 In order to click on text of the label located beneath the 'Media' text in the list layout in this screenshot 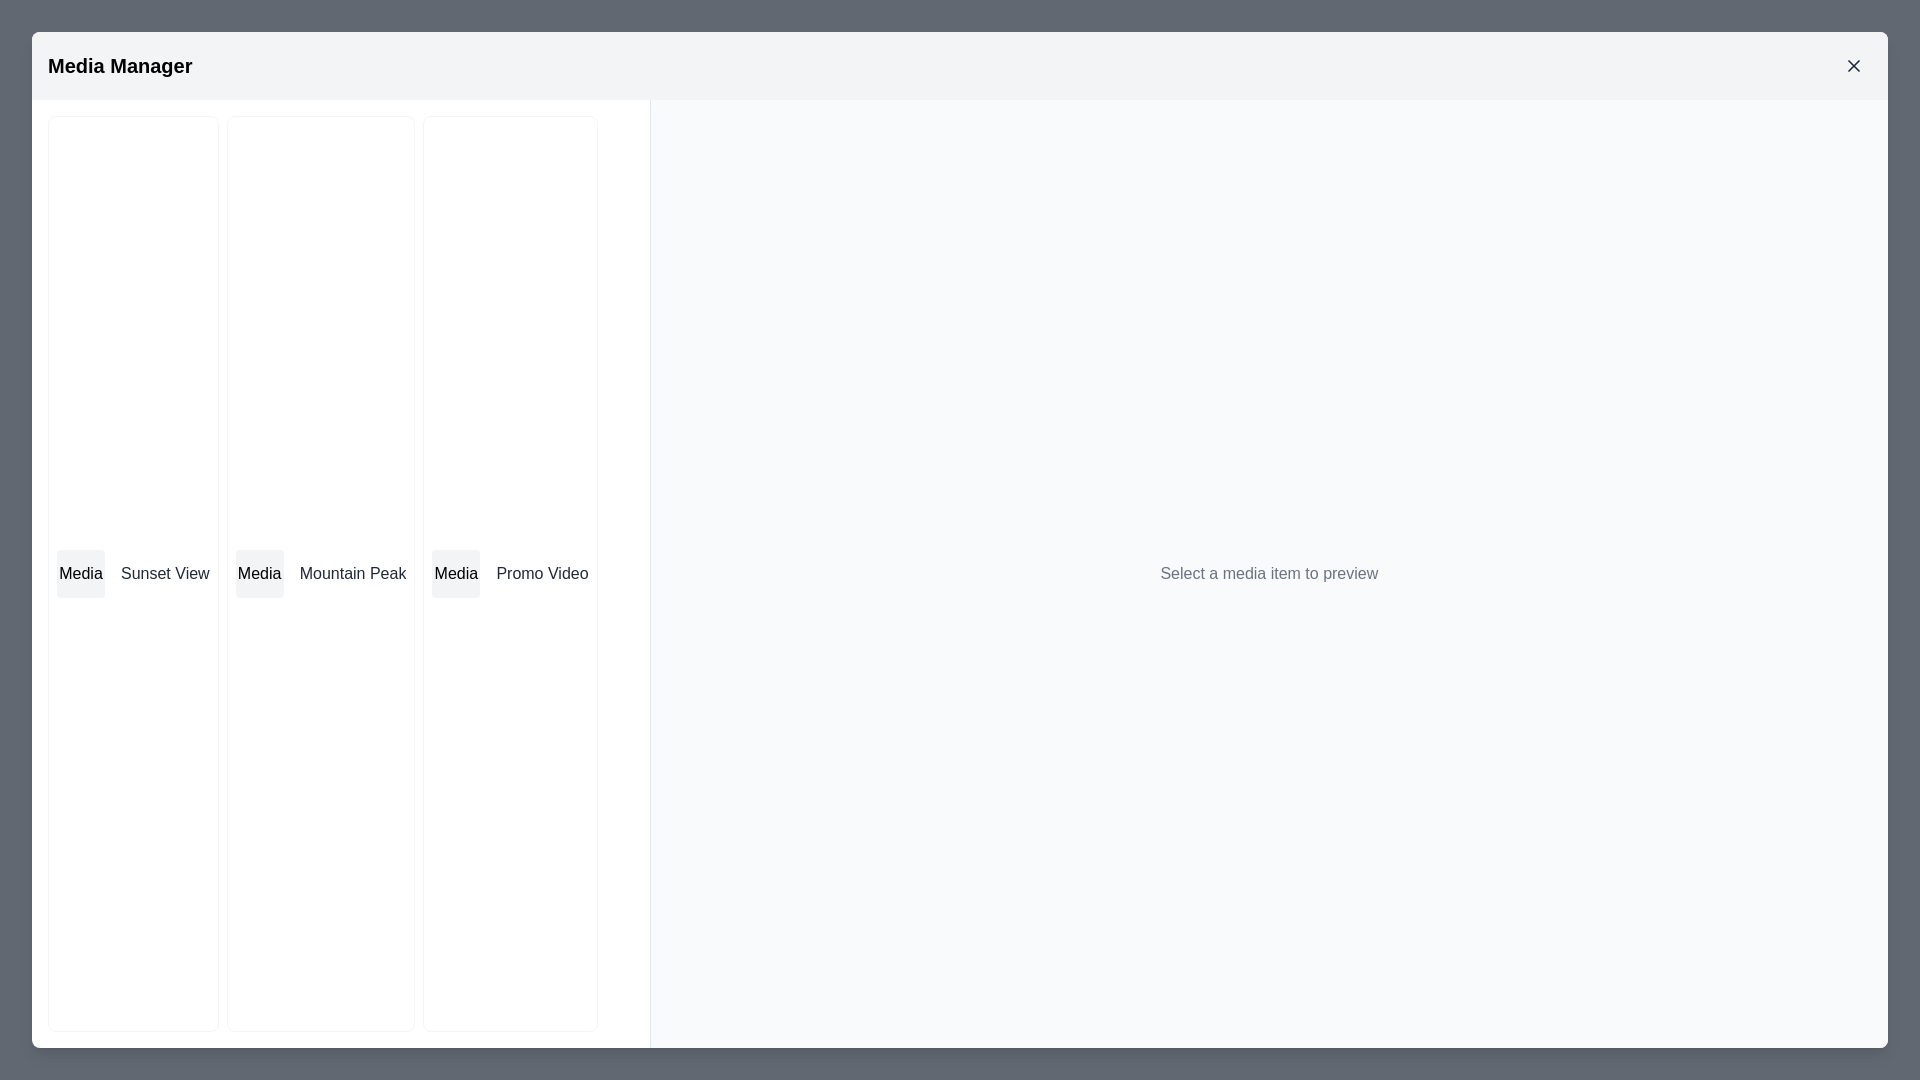, I will do `click(353, 574)`.